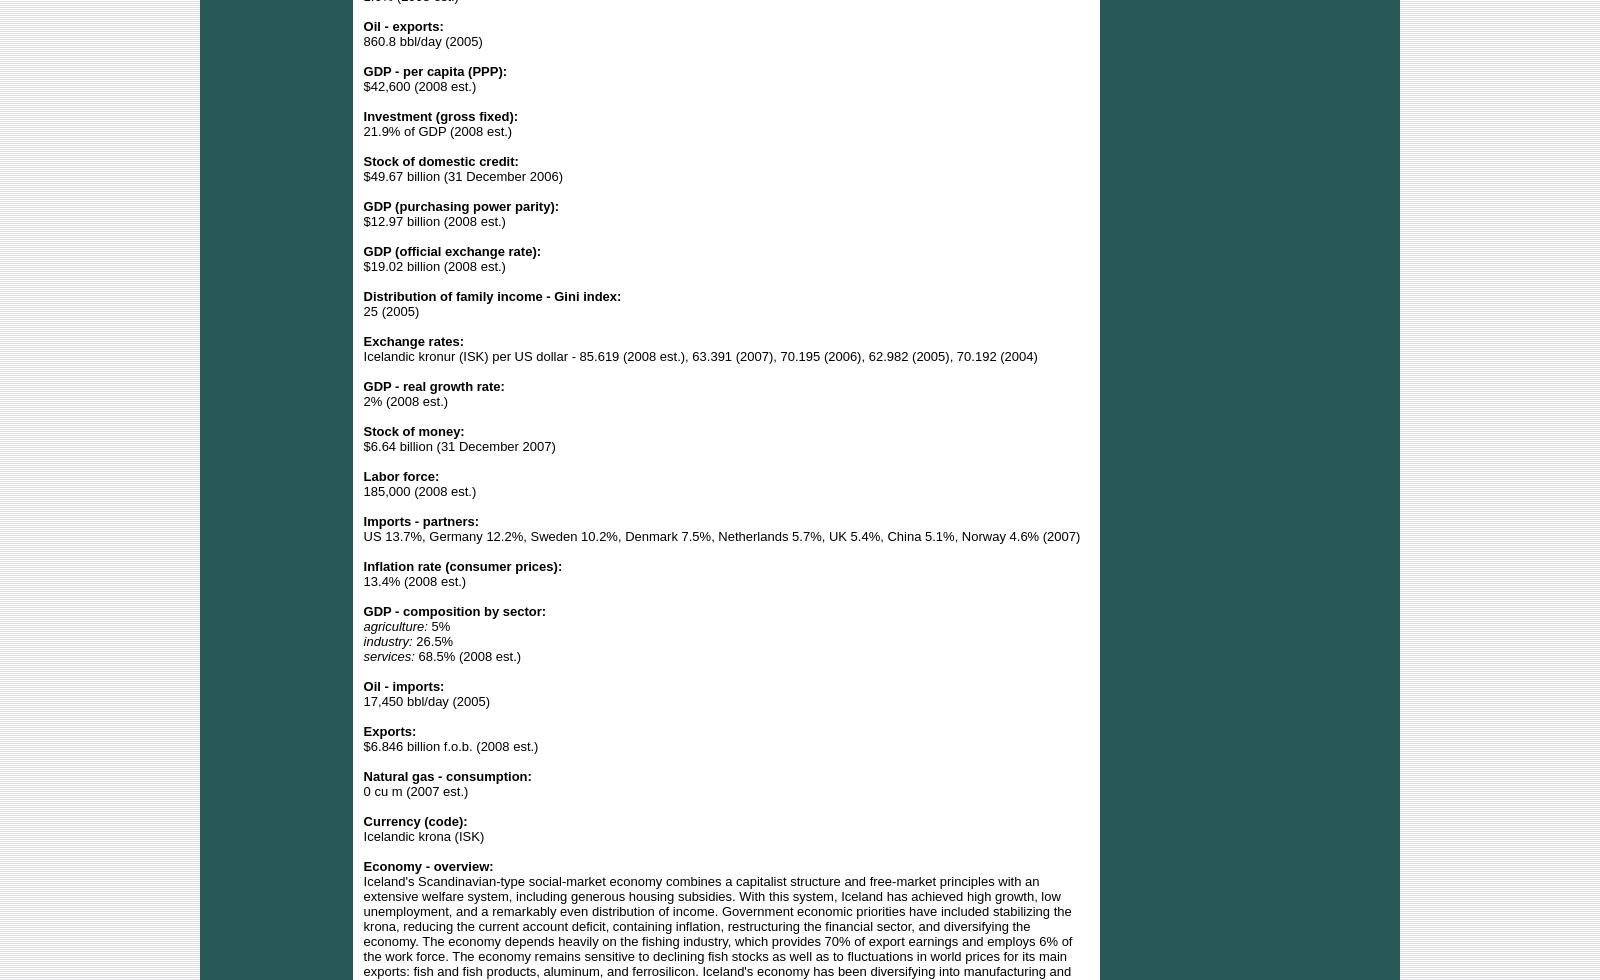  Describe the element at coordinates (432, 220) in the screenshot. I see `'$12.97 billion (2008 est.)'` at that location.